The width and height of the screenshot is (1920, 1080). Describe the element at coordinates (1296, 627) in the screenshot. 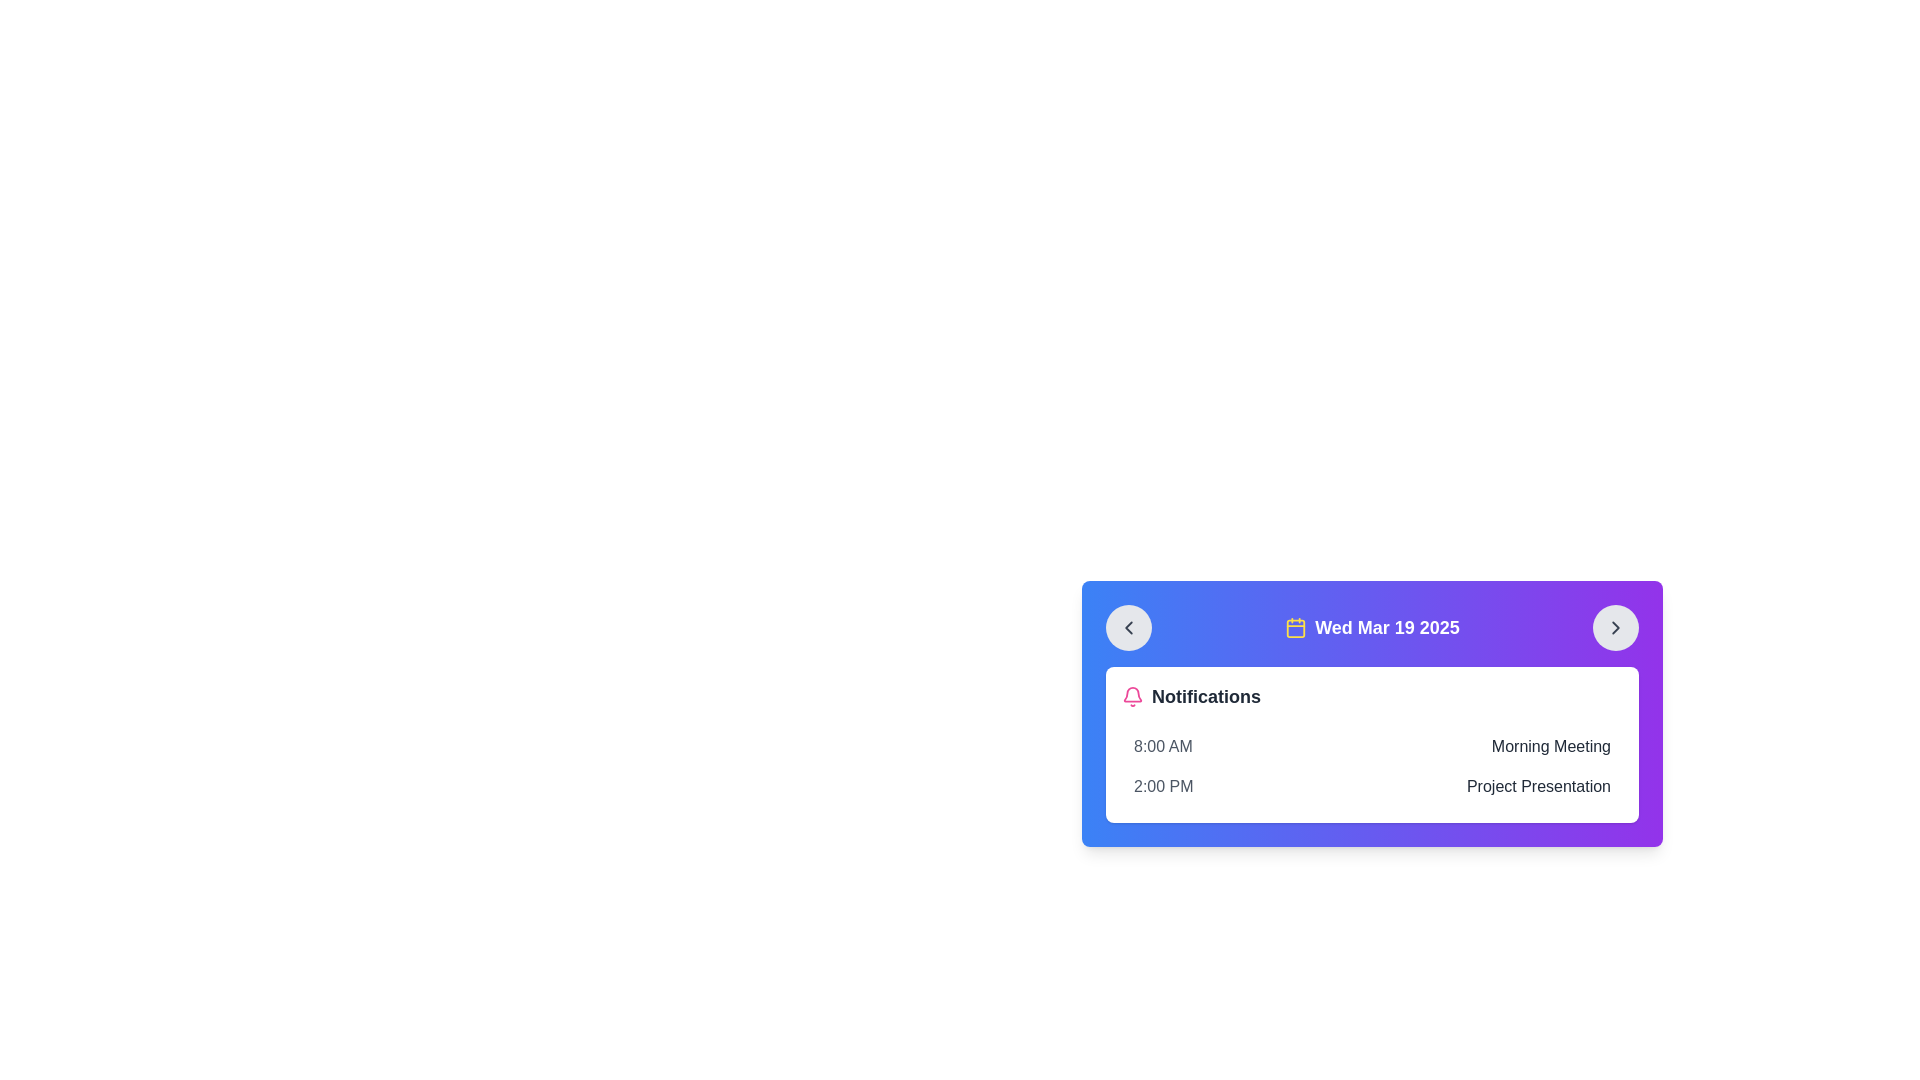

I see `the graphical icon component representing a calendar, styled with a yellowish tint, located in the top purple bar near the text 'Wed Mar 19 2025'` at that location.